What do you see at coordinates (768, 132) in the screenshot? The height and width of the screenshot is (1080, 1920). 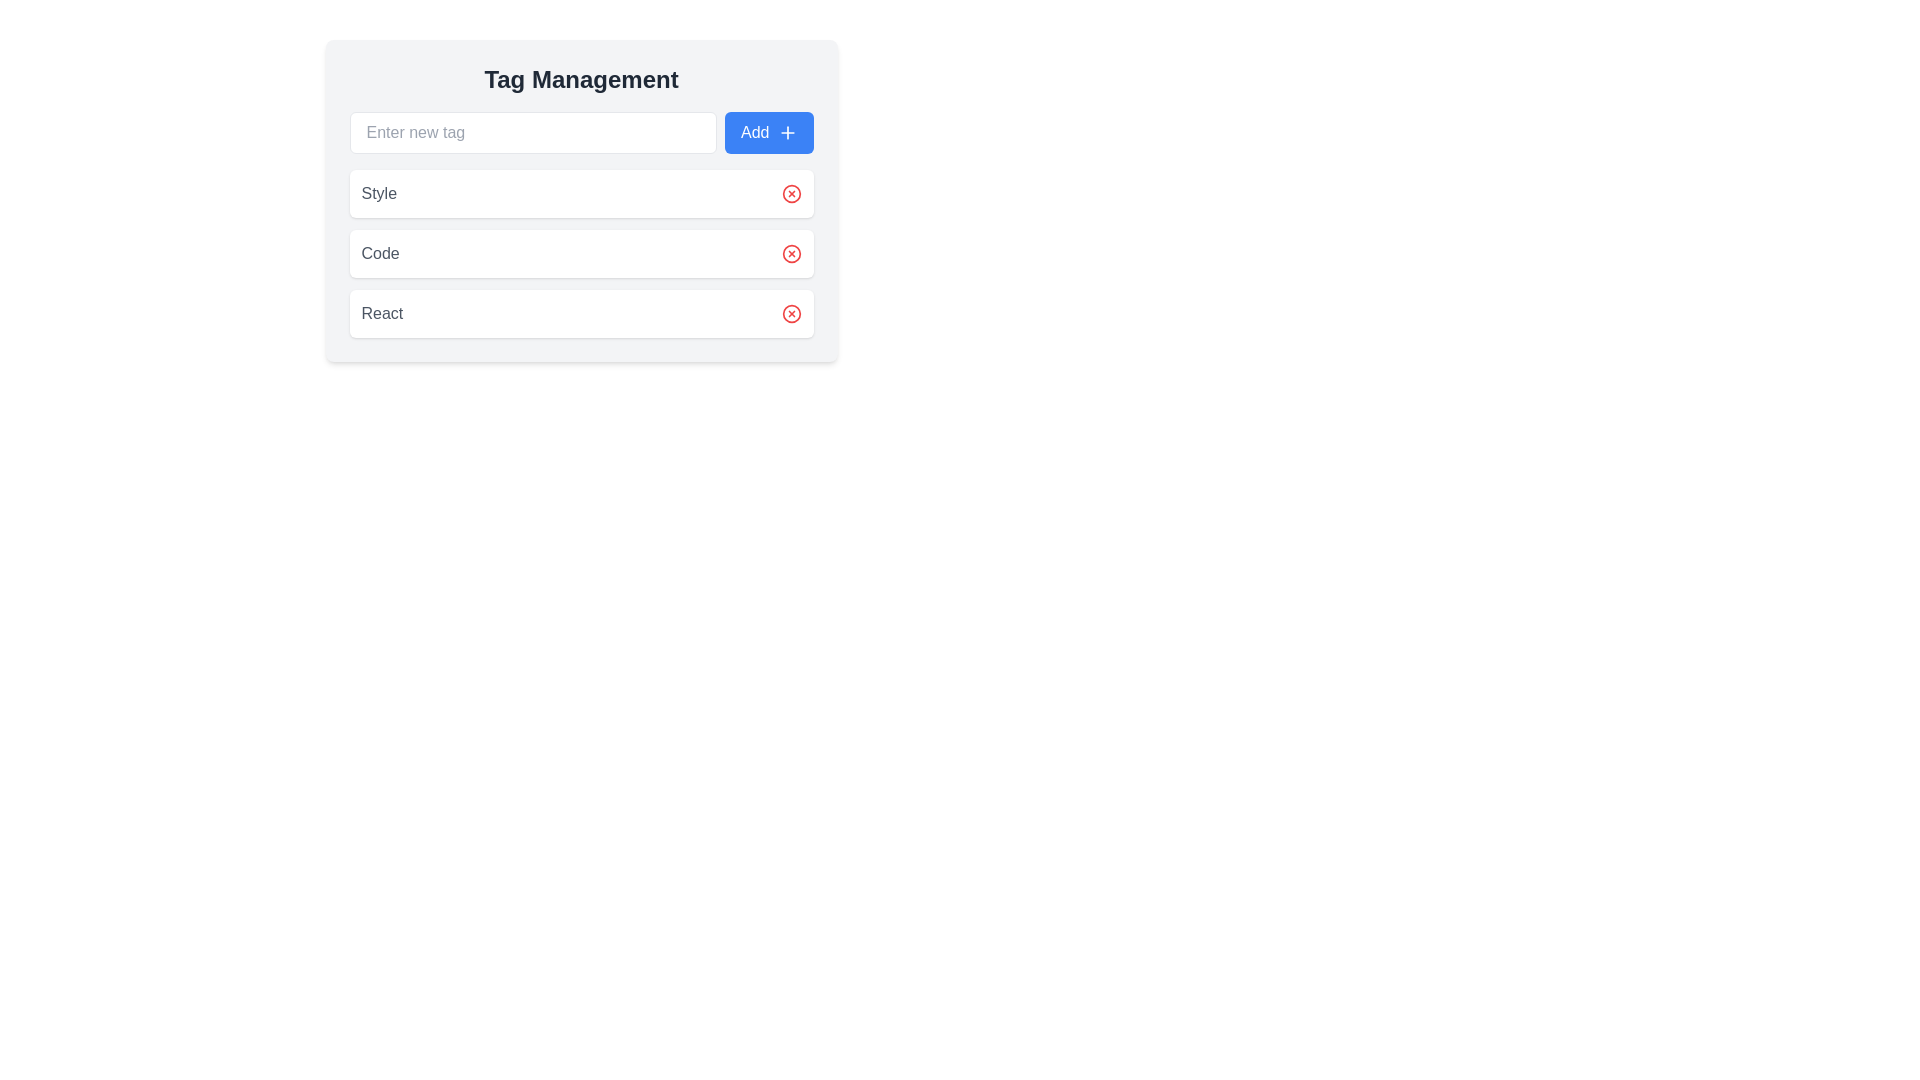 I see `the button that adds a new item, located to the right of the 'Enter new tag' text input field` at bounding box center [768, 132].